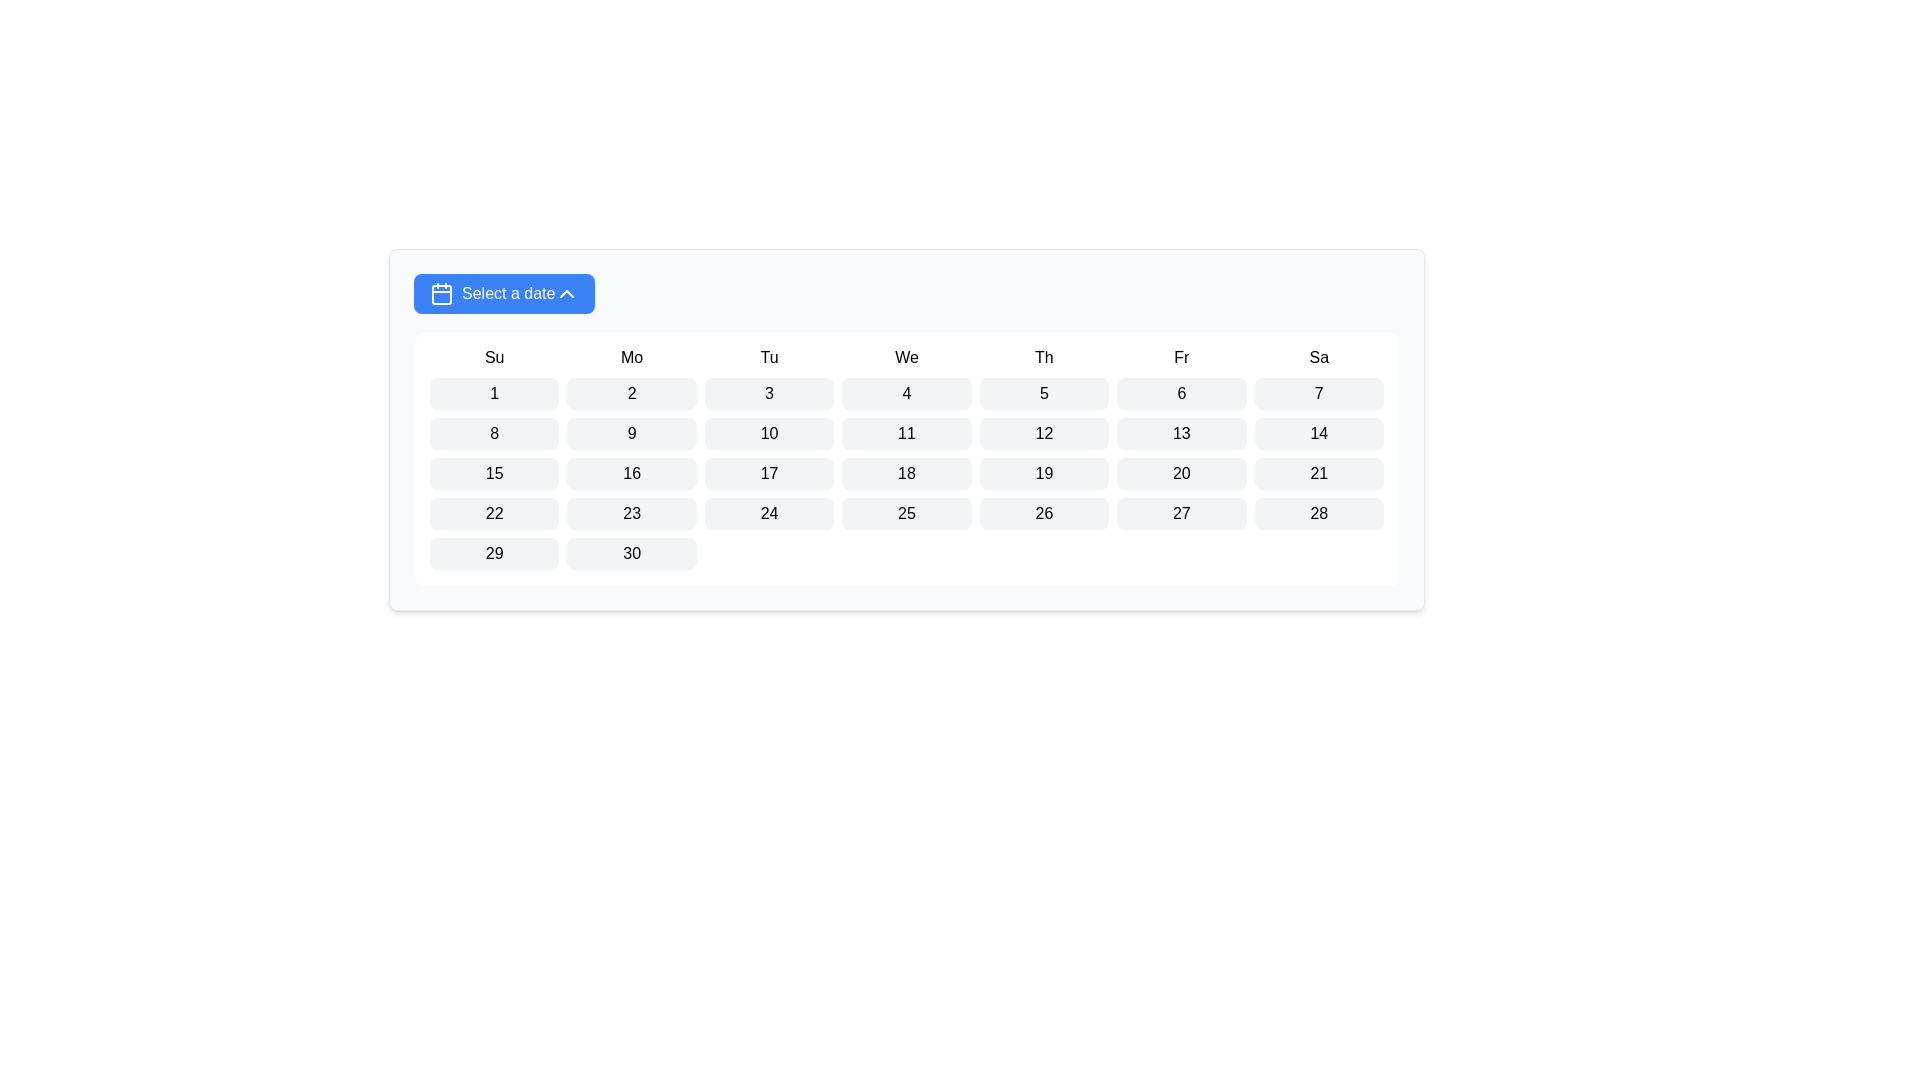 The width and height of the screenshot is (1920, 1080). What do you see at coordinates (906, 512) in the screenshot?
I see `the button displaying the number '25' which has a grey background and is located in the fifth row, fourth column of the calendar grid` at bounding box center [906, 512].